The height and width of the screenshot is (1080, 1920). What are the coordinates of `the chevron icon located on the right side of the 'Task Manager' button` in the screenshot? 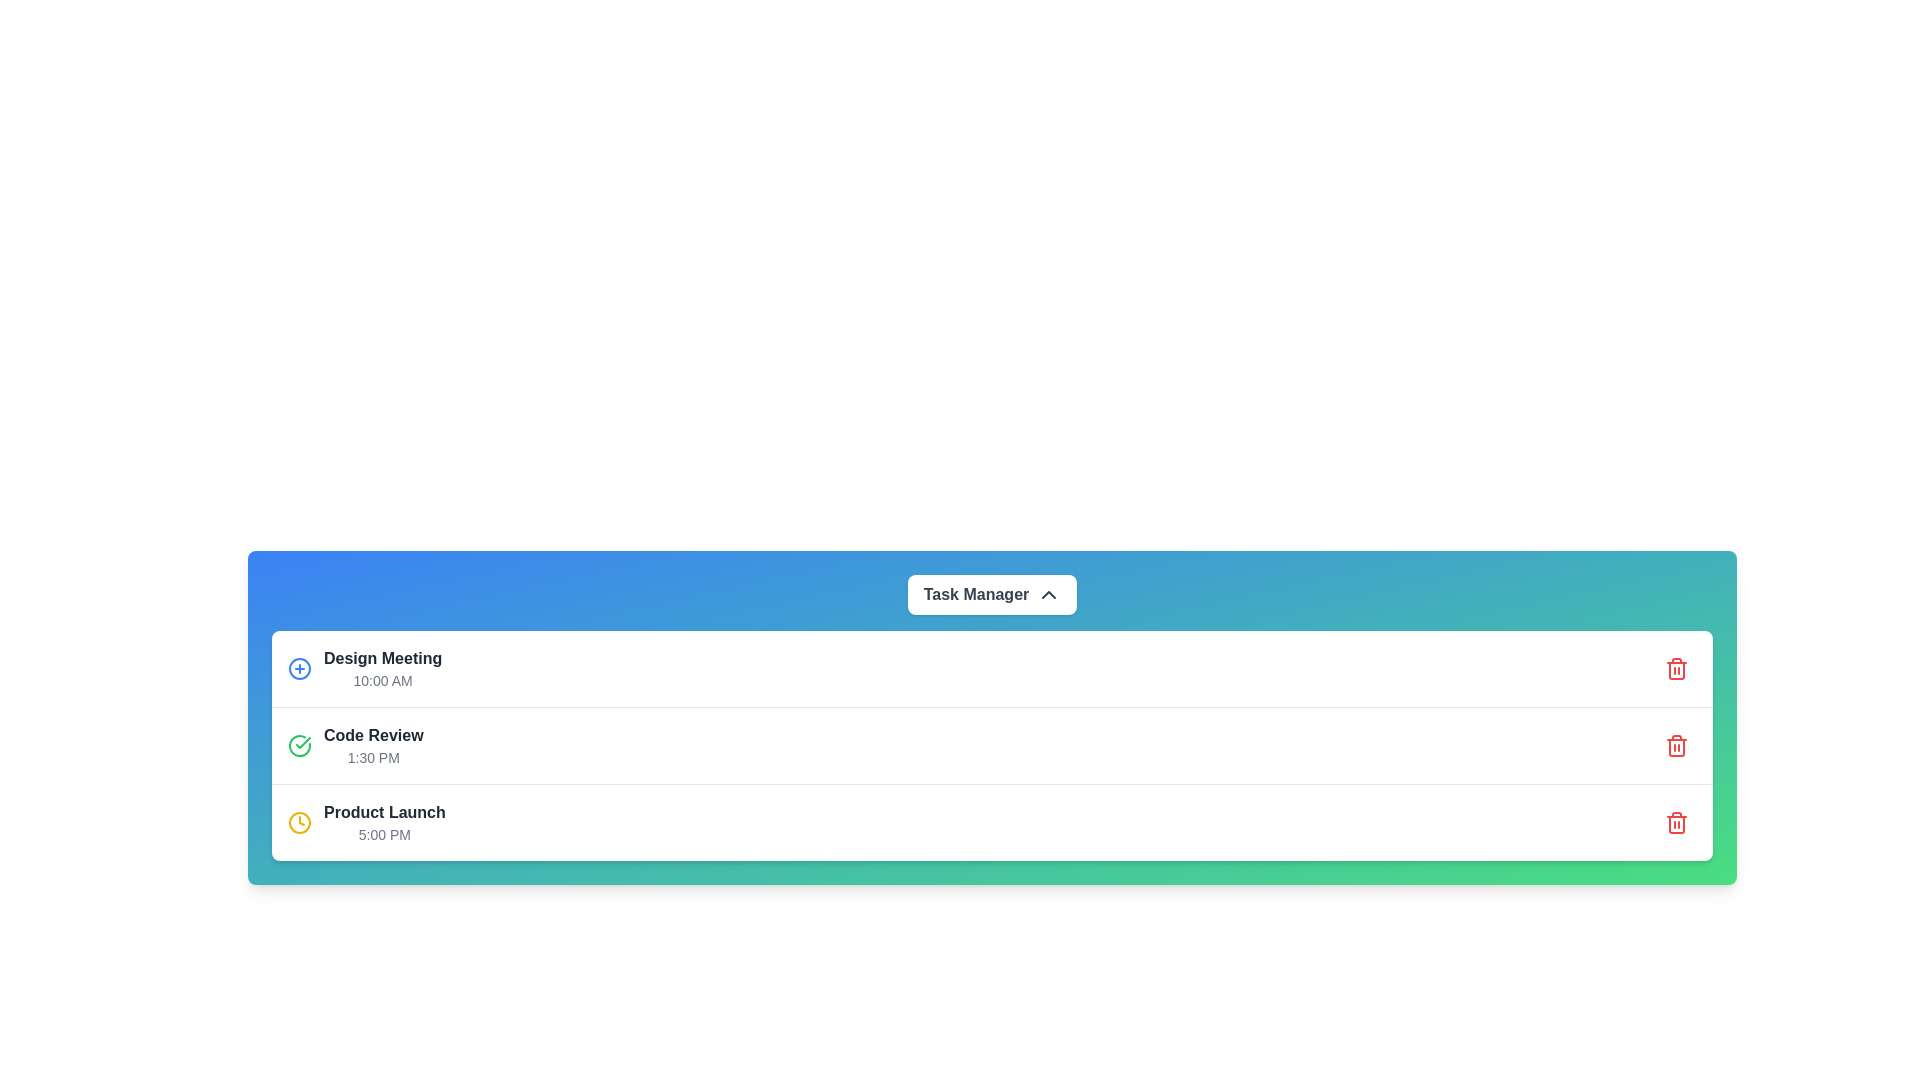 It's located at (1048, 593).